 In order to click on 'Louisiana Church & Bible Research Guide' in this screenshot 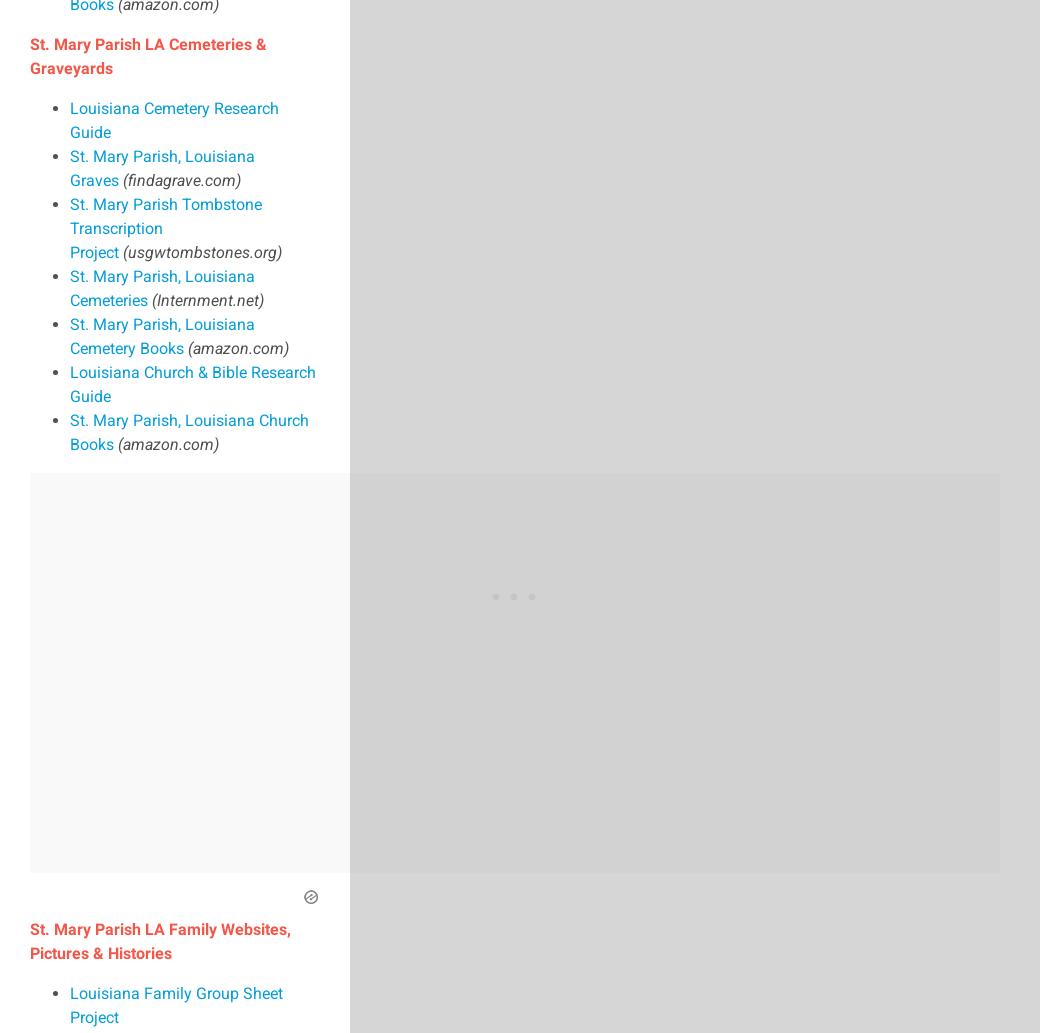, I will do `click(193, 383)`.